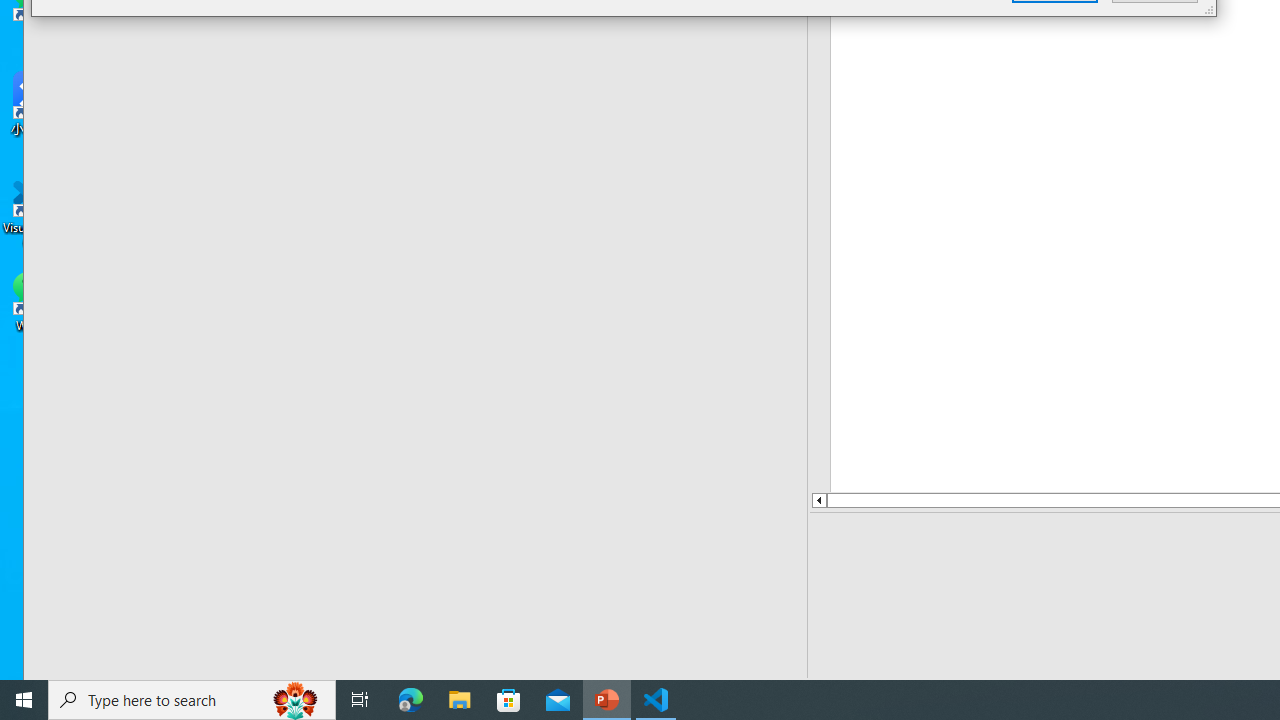  What do you see at coordinates (410, 698) in the screenshot?
I see `'Microsoft Edge'` at bounding box center [410, 698].